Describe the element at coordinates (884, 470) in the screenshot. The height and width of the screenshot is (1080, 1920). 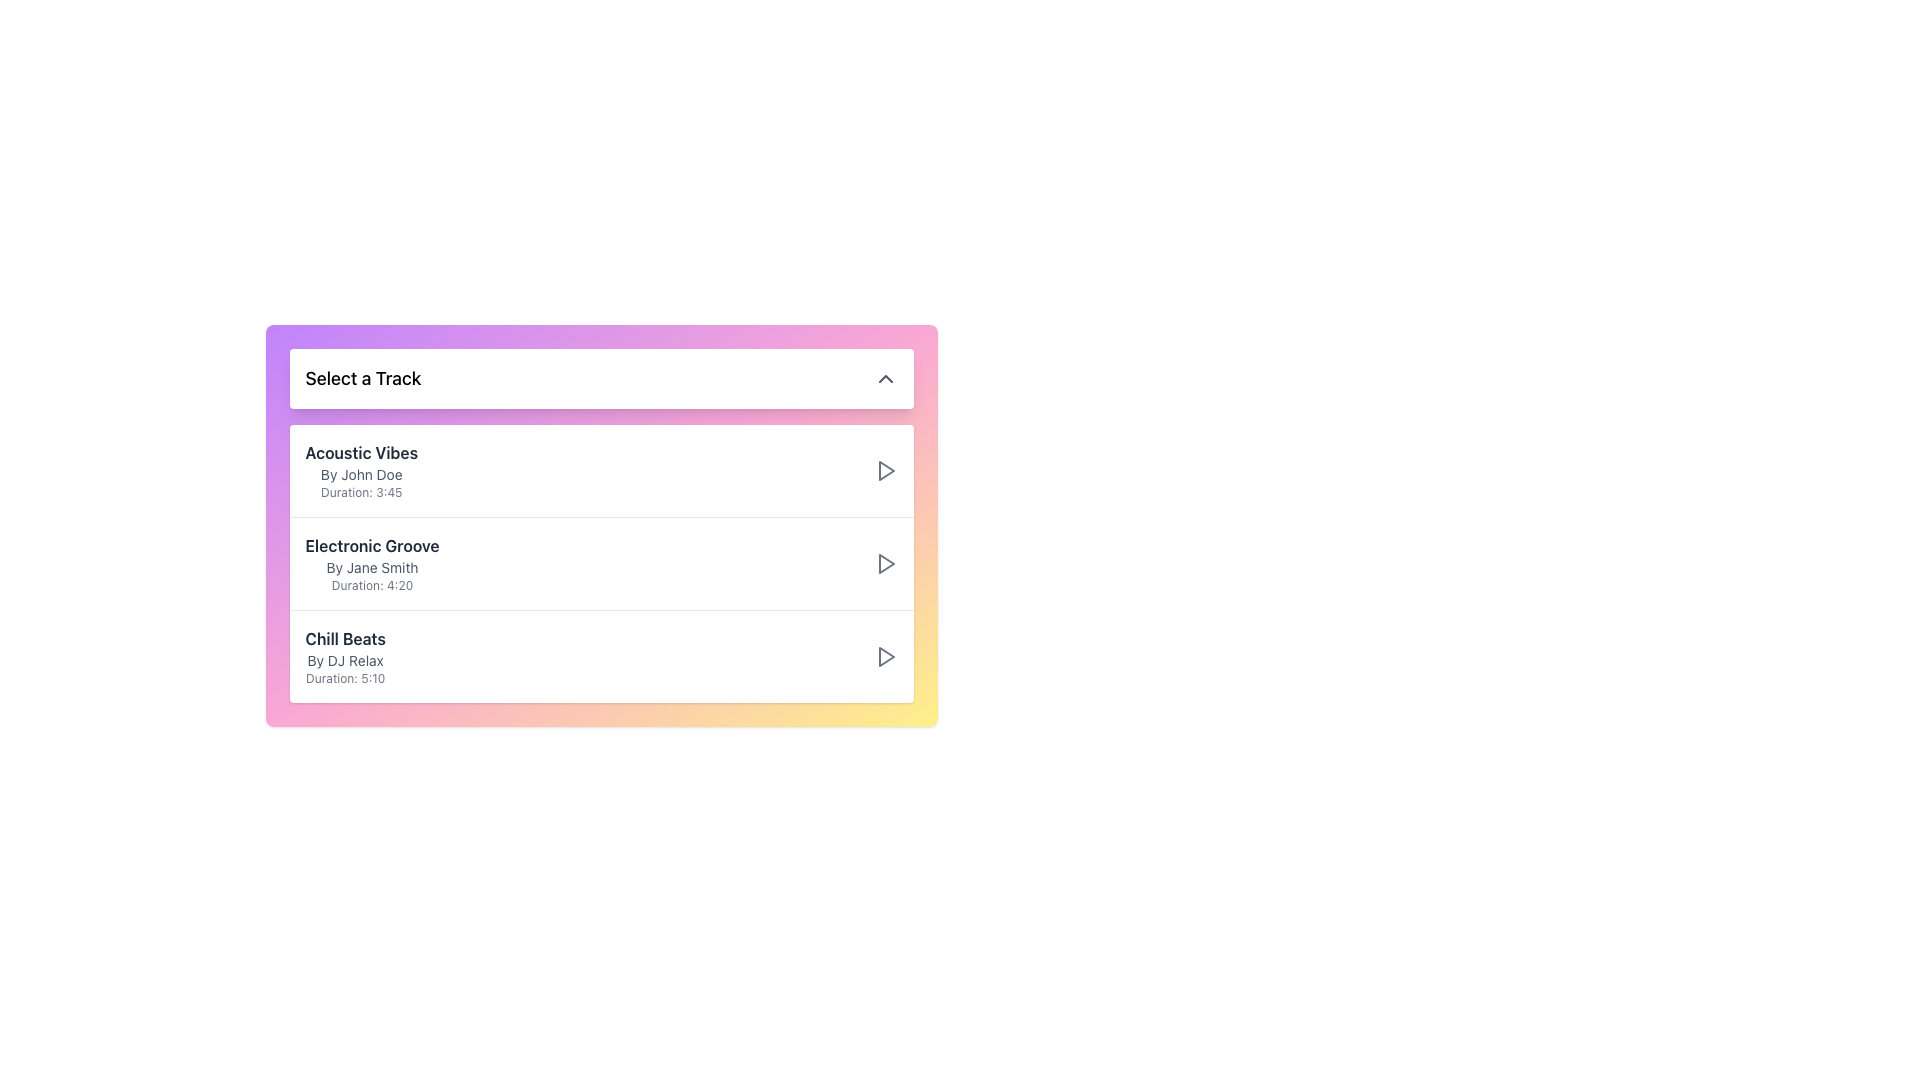
I see `the triangular play button icon located at the far-right side of the first row next to the text 'Acoustic Vibes.' to play the associated track` at that location.